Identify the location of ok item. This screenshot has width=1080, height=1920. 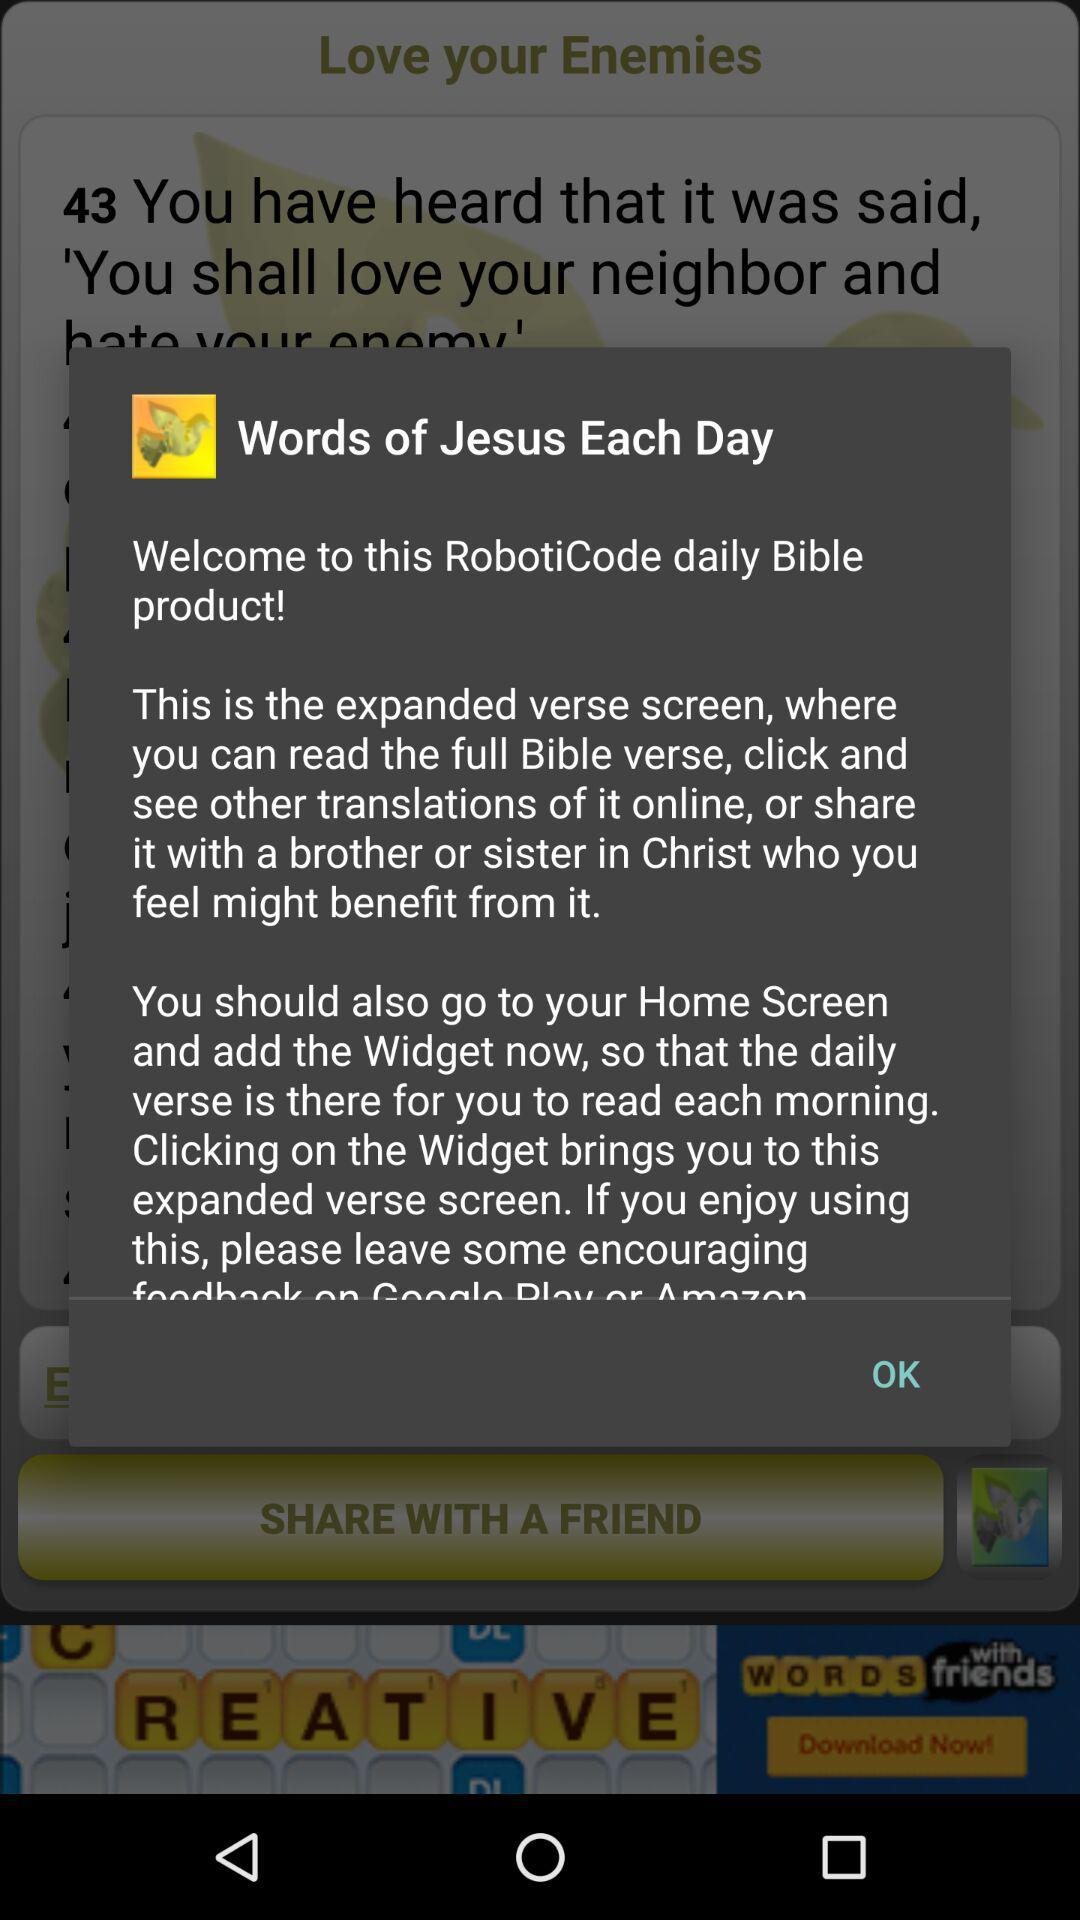
(894, 1372).